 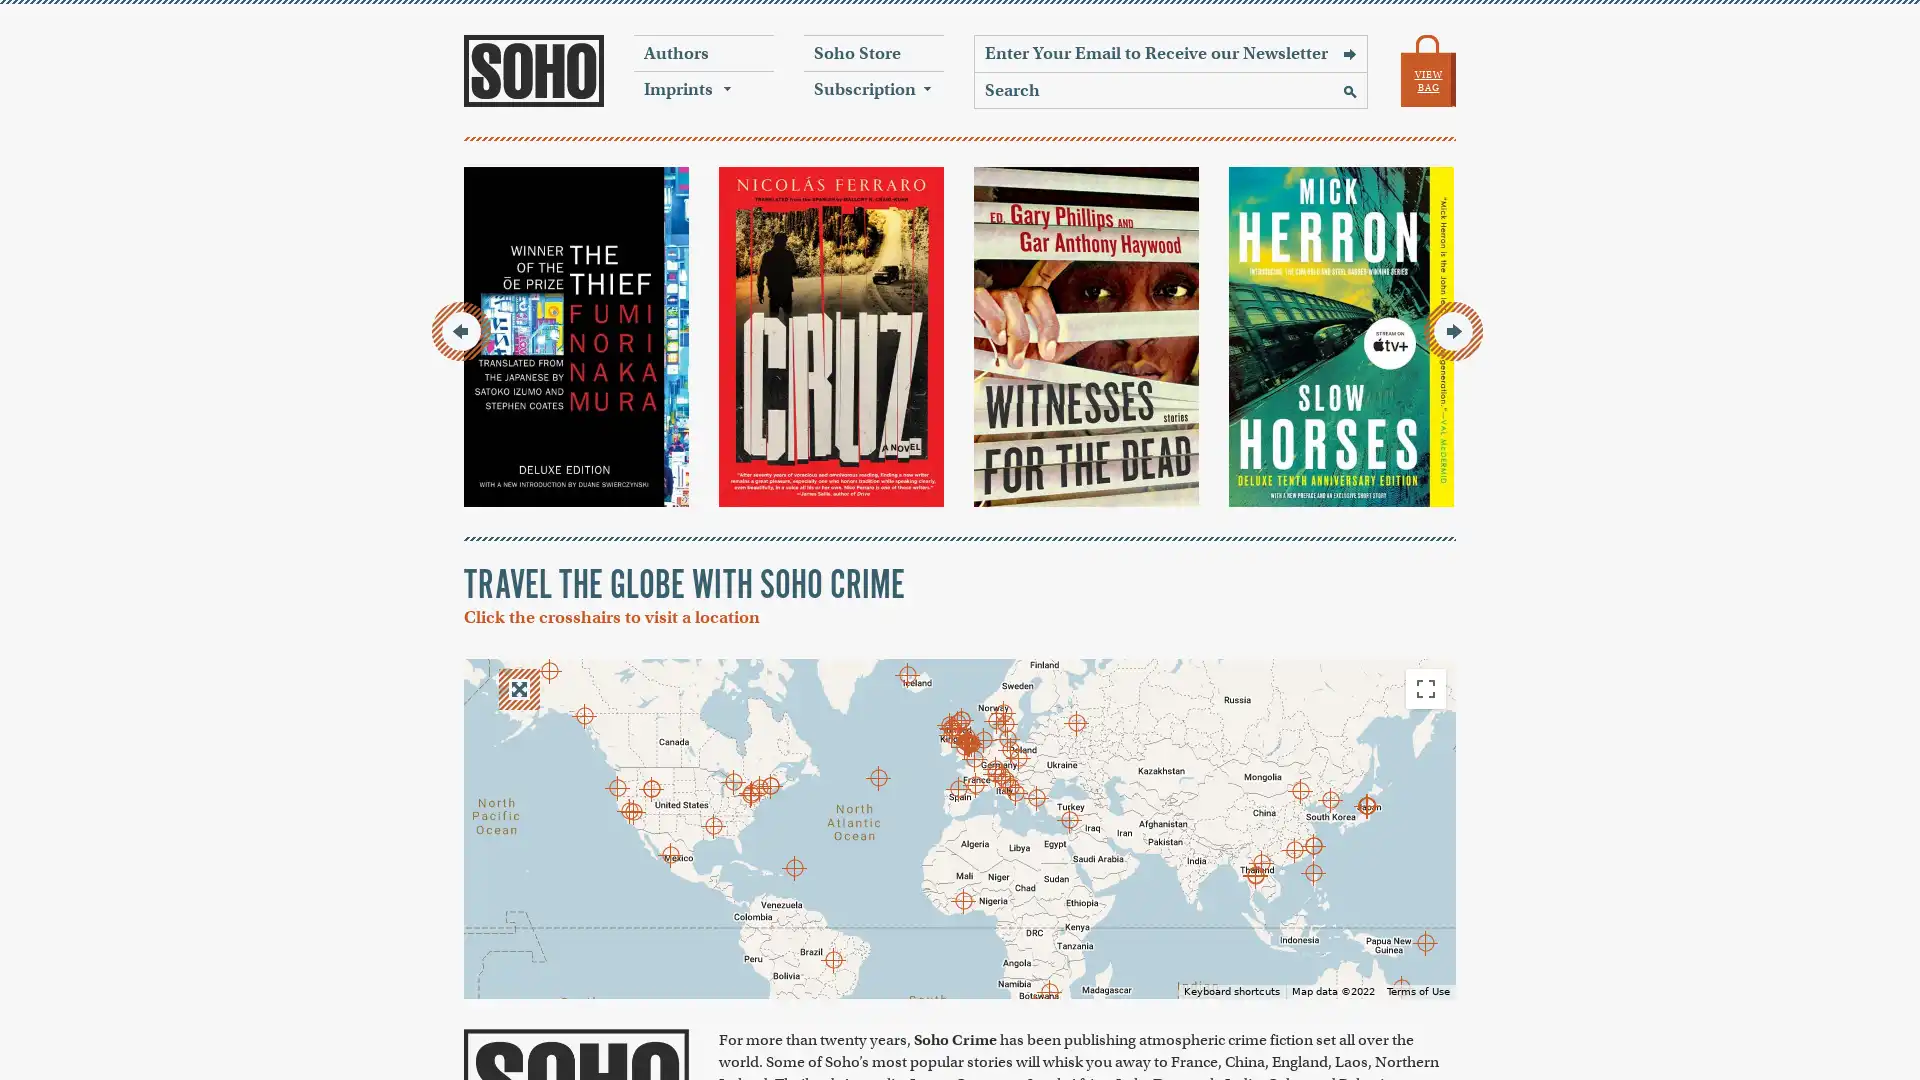 I want to click on Sign Up, so click(x=1349, y=52).